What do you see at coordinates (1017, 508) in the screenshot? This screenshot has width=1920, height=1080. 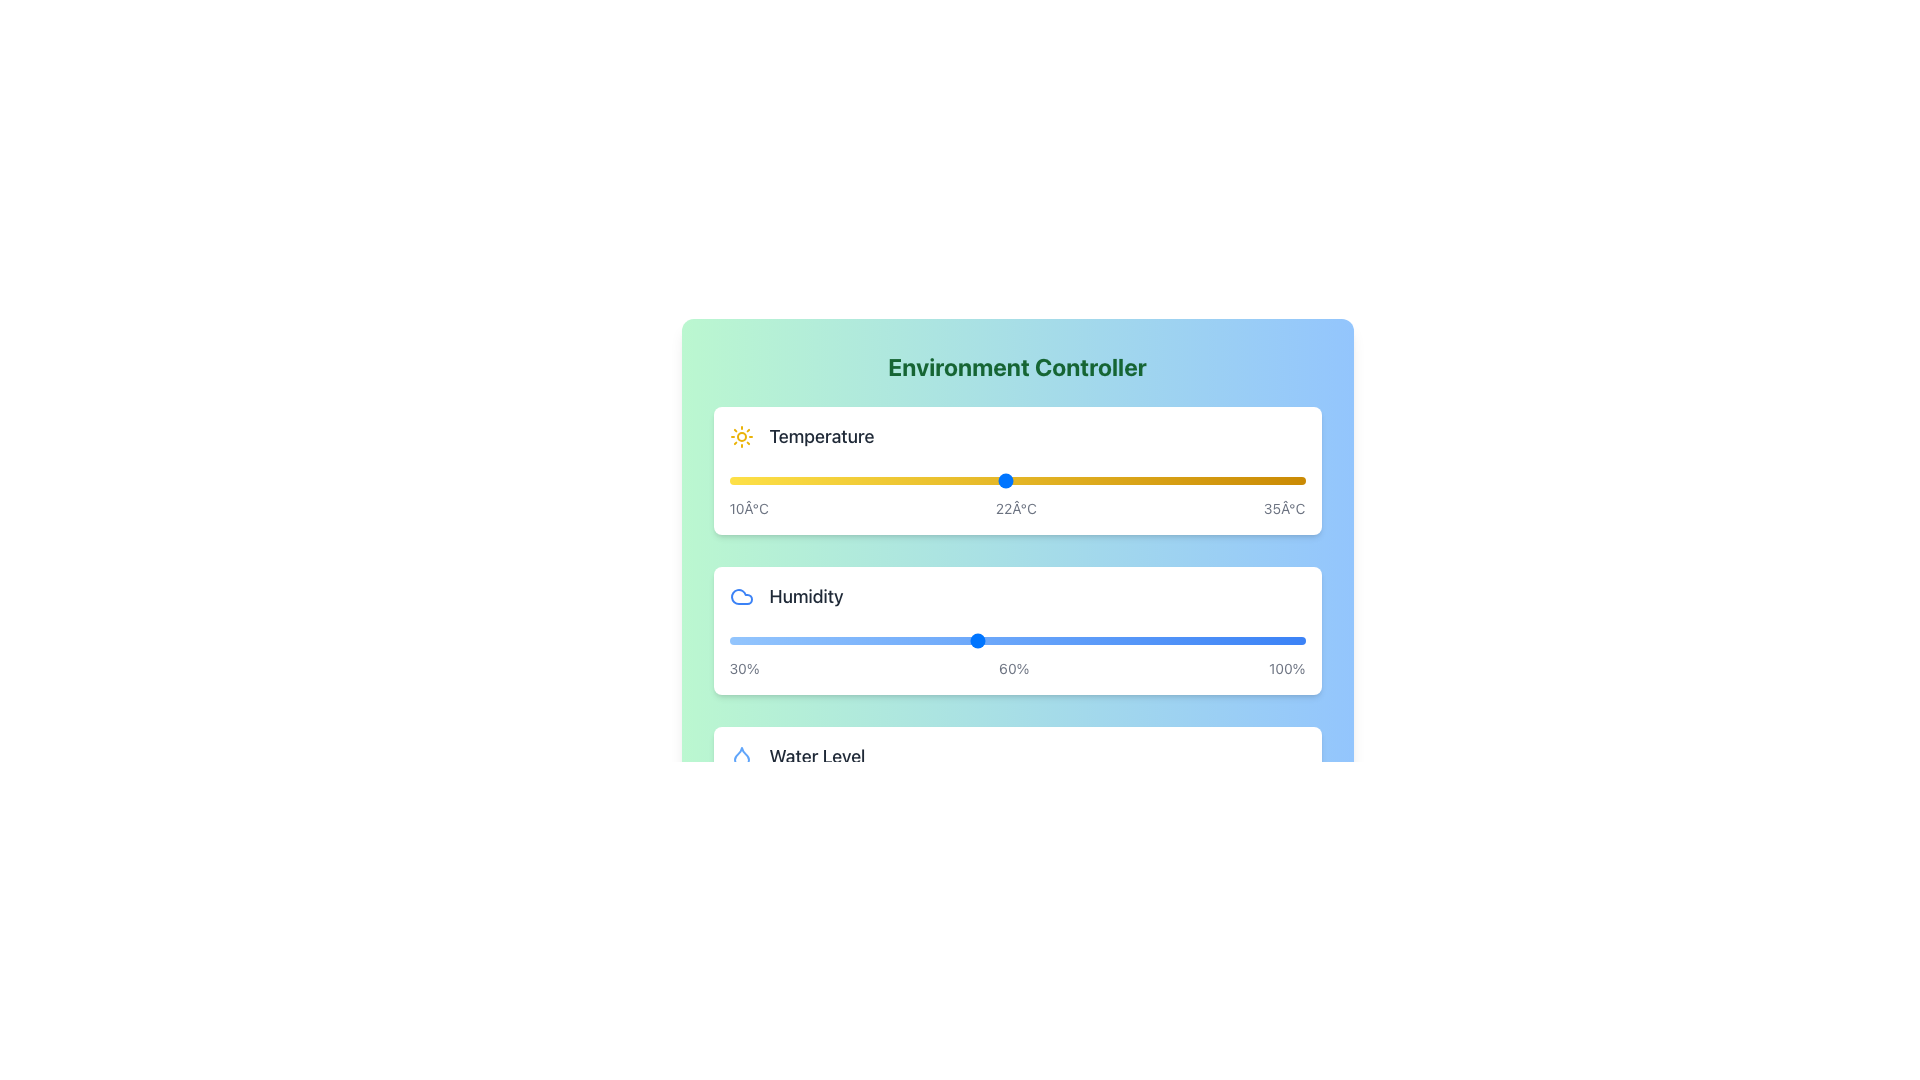 I see `the row of temperature labels ('10°C', '22°C', '35°C') located beneath the temperature slider` at bounding box center [1017, 508].